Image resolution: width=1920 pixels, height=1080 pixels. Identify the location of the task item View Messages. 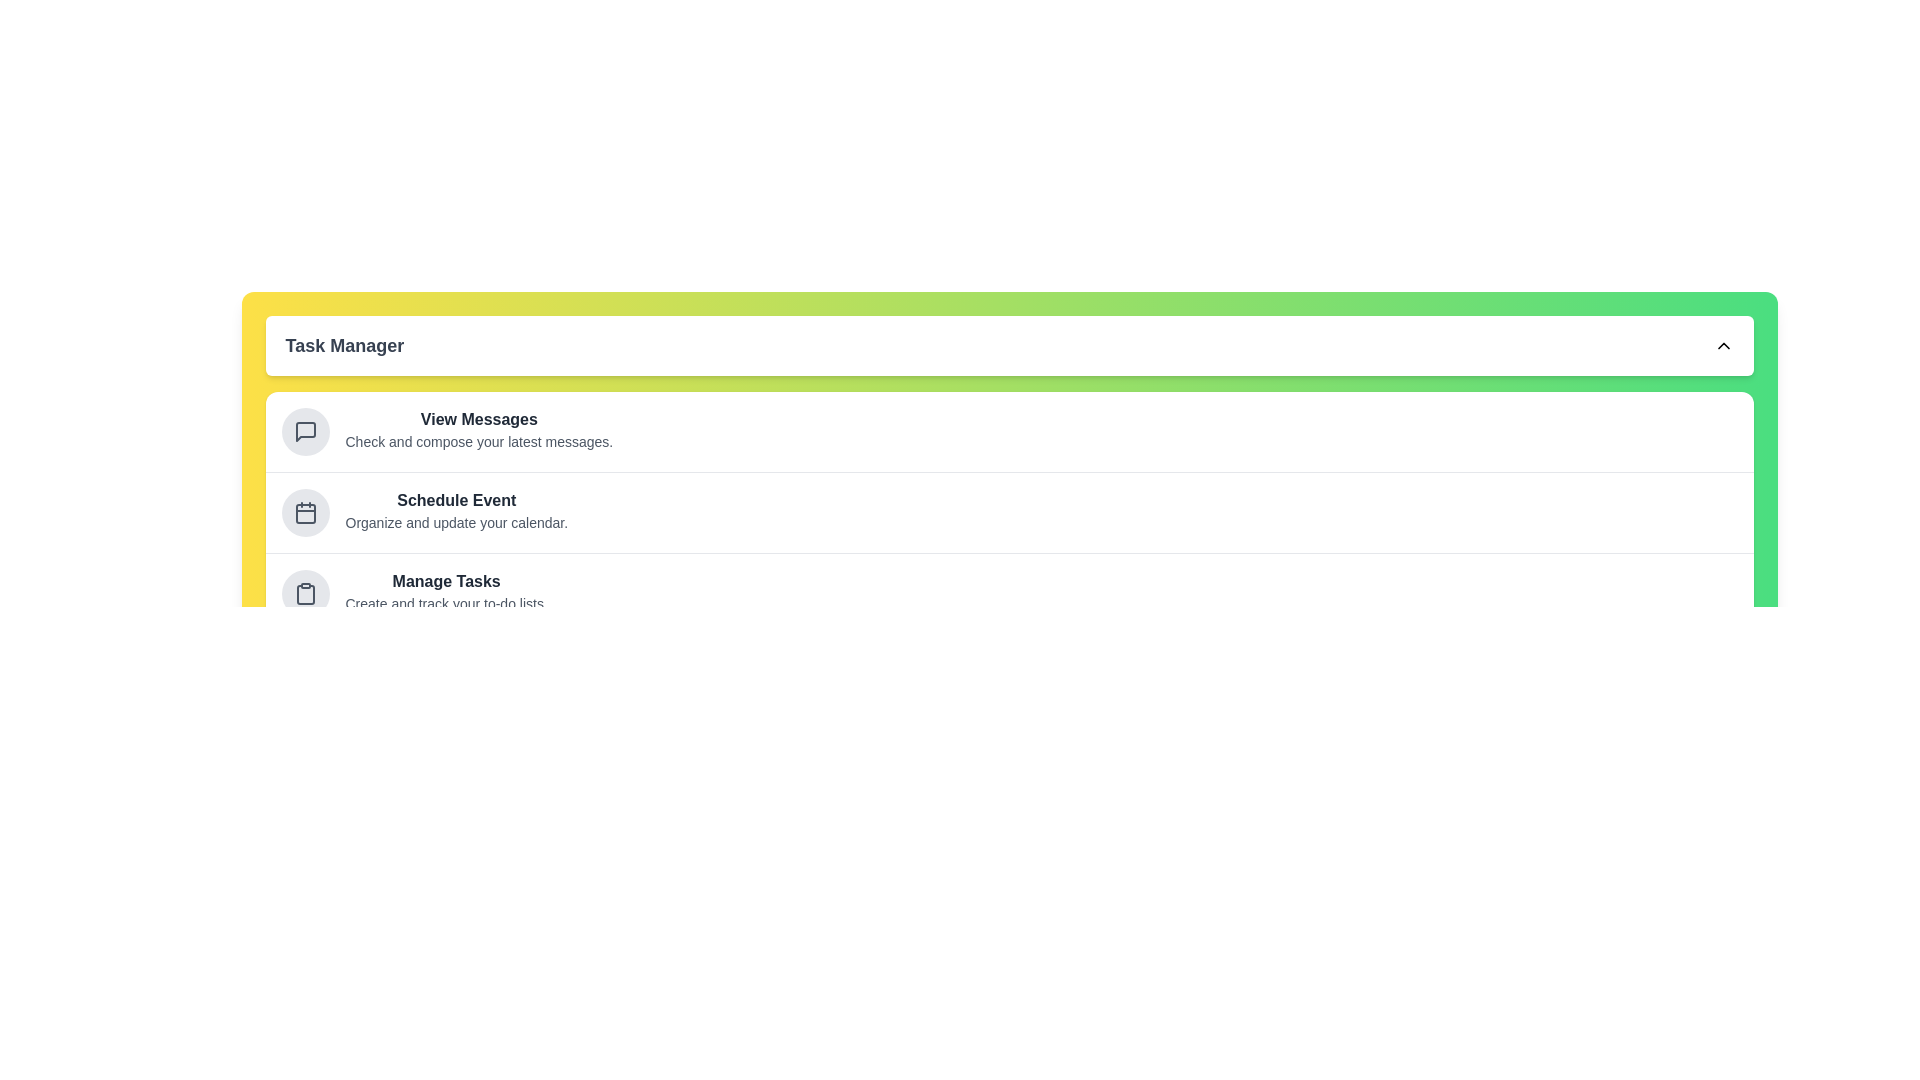
(304, 431).